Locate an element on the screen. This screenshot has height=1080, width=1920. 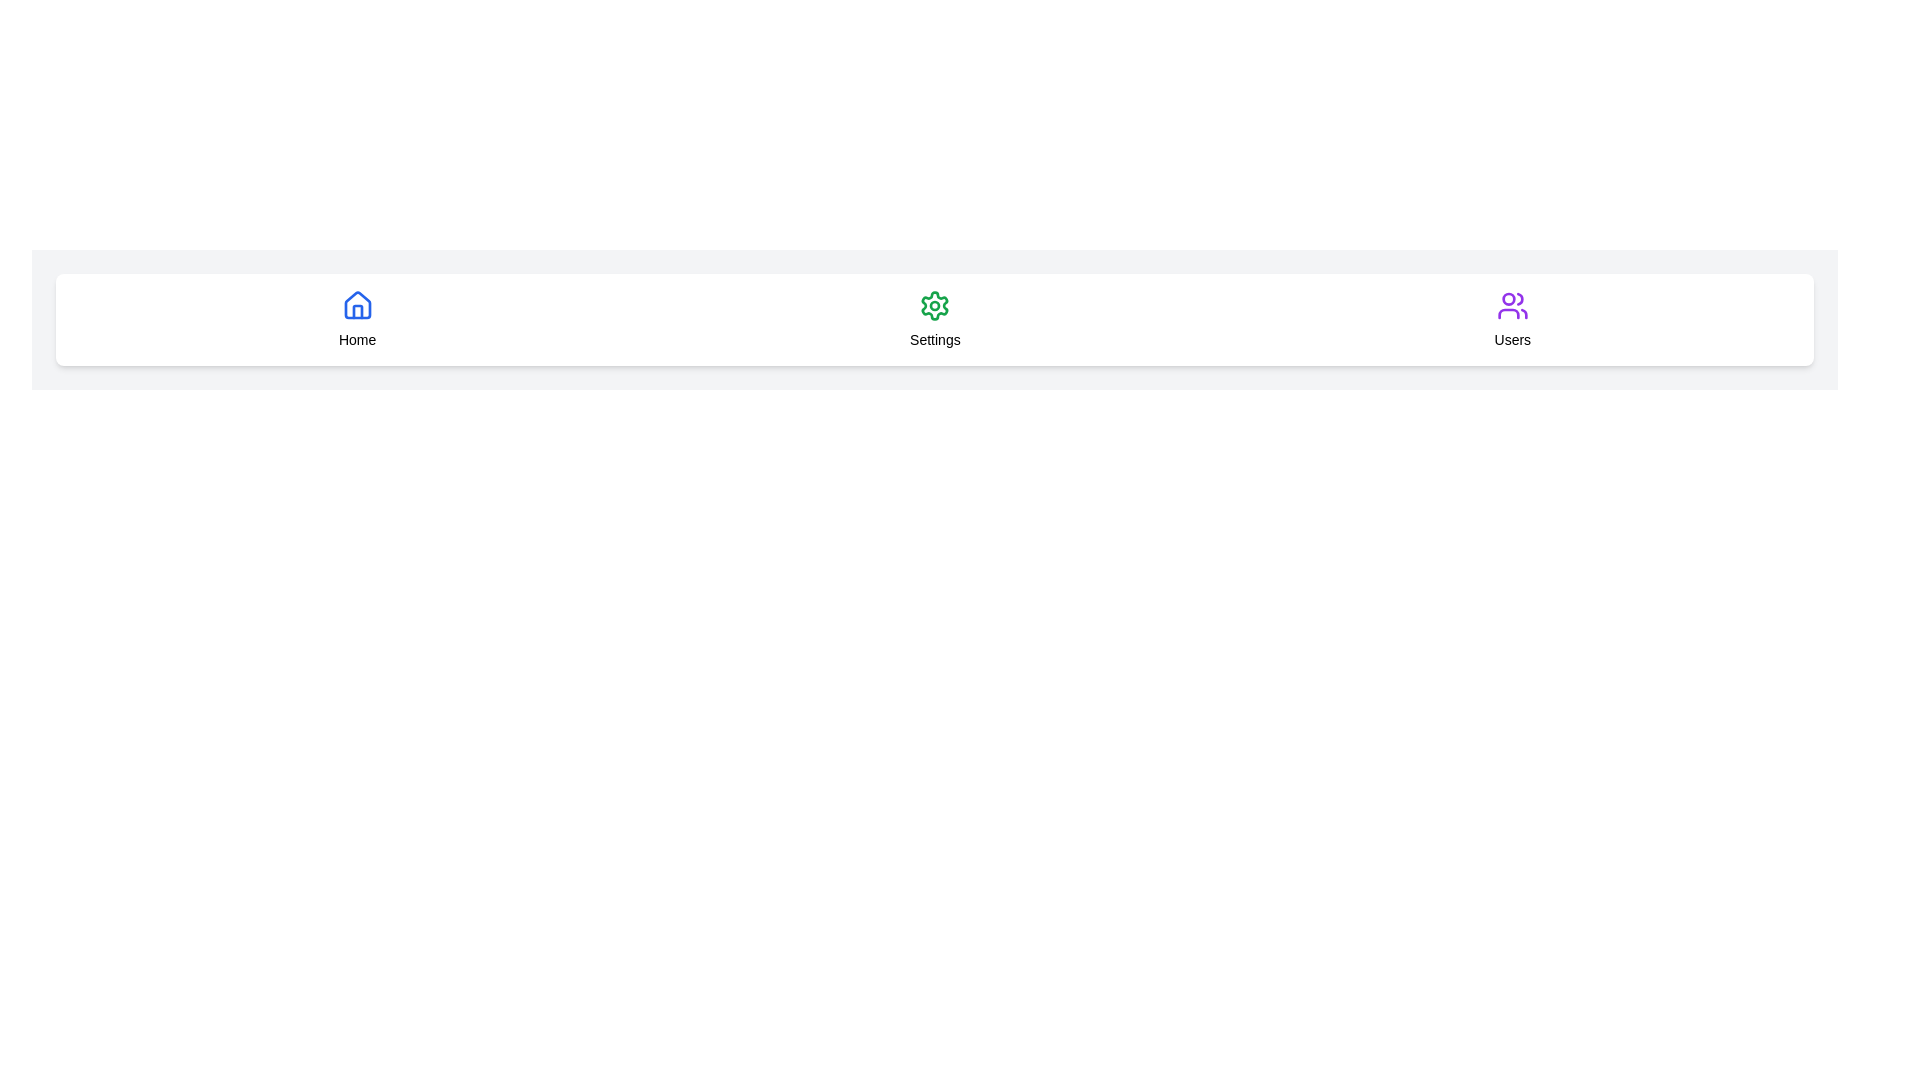
the navigation item on the far right of the horizontal bar is located at coordinates (1512, 319).